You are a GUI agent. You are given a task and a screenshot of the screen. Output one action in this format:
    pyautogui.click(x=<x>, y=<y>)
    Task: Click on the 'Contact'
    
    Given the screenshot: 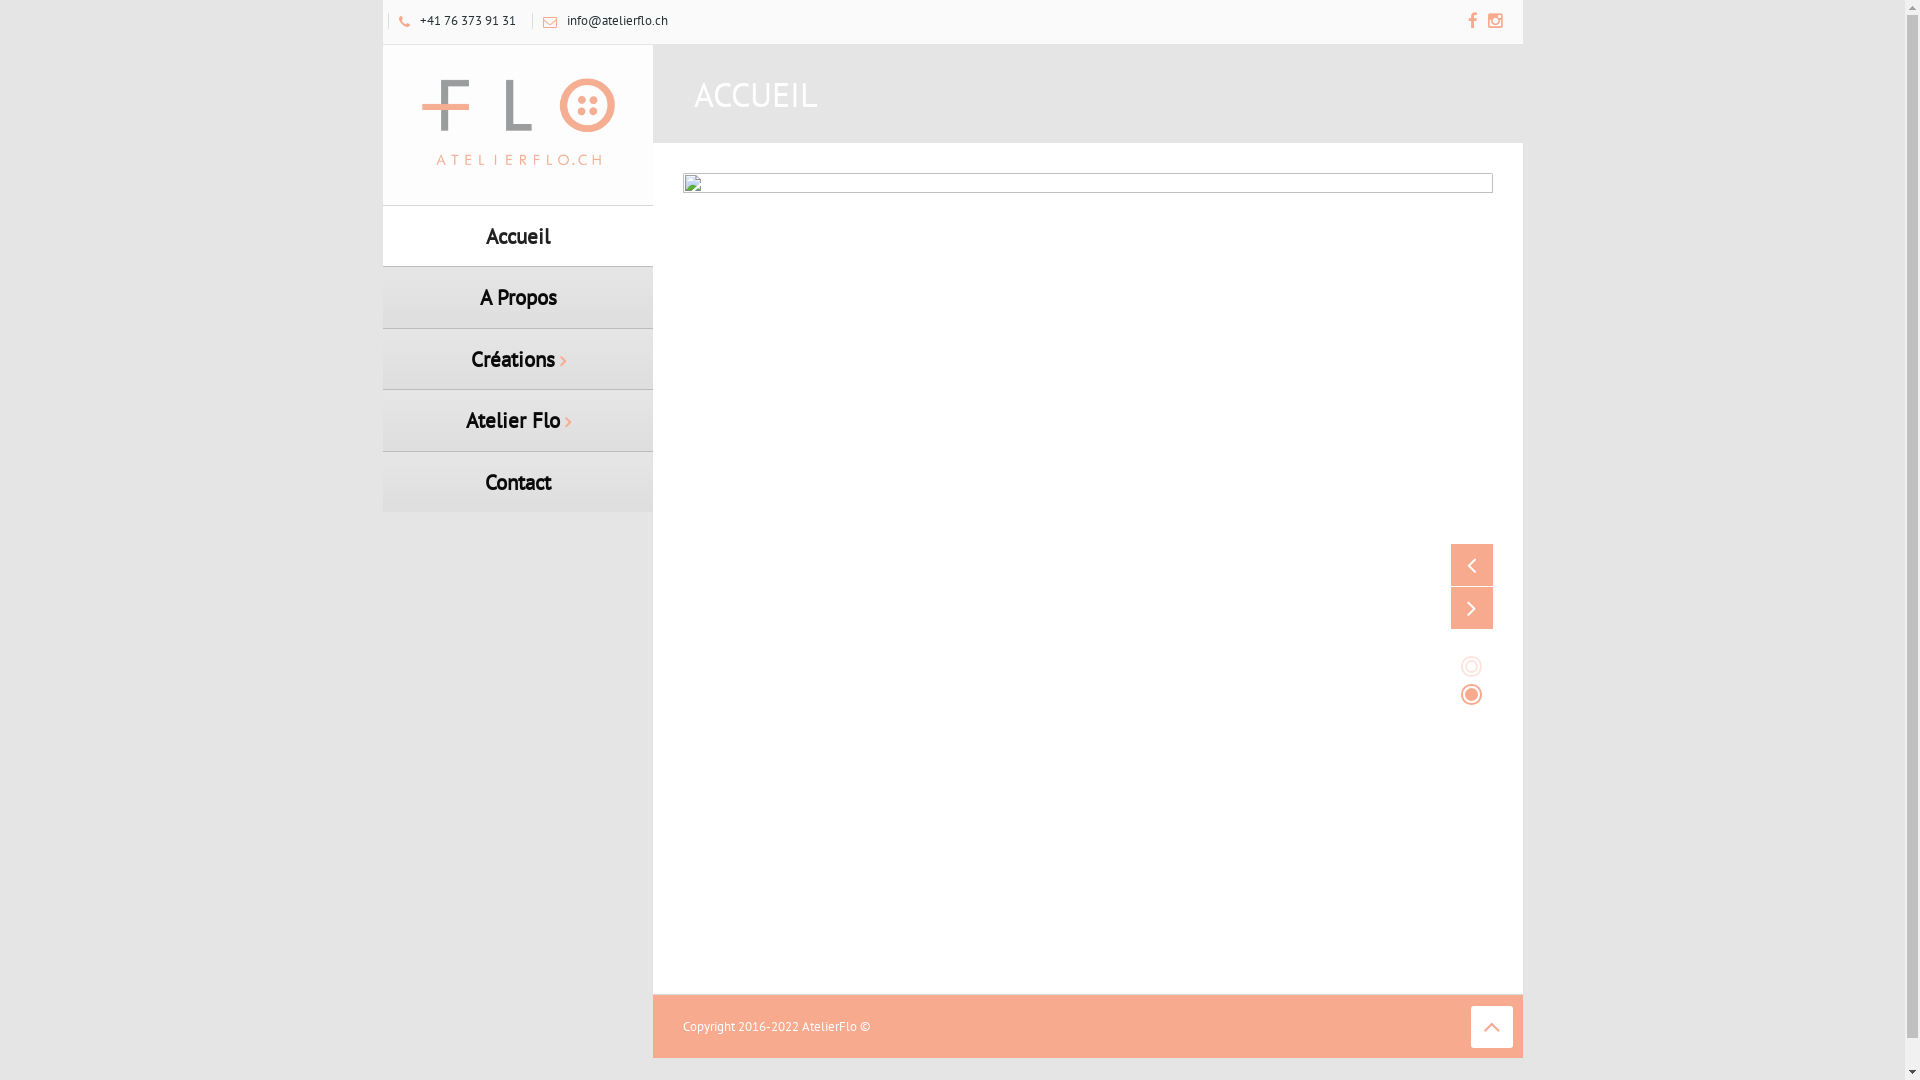 What is the action you would take?
    pyautogui.click(x=382, y=481)
    